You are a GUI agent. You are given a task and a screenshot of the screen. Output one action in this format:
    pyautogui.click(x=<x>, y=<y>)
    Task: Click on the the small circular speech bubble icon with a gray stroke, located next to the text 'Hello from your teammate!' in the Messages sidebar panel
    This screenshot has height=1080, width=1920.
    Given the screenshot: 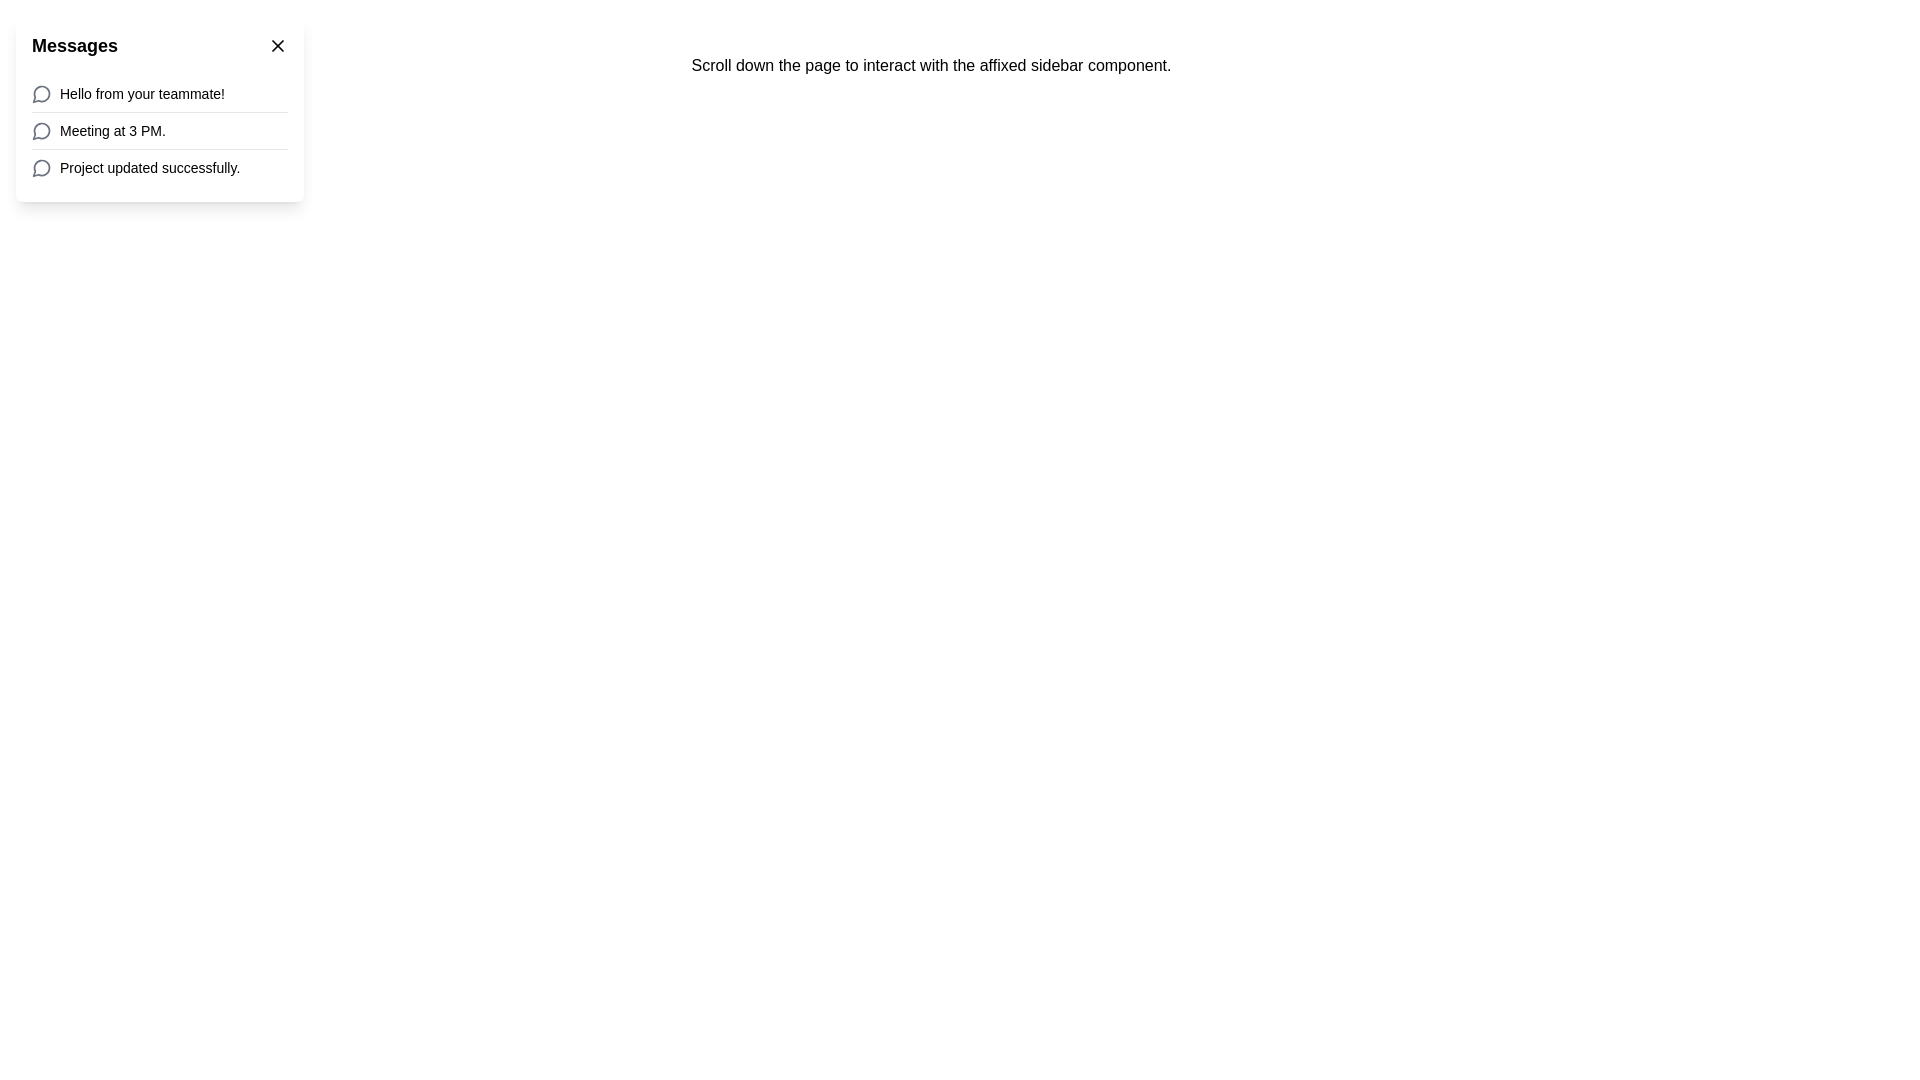 What is the action you would take?
    pyautogui.click(x=42, y=93)
    